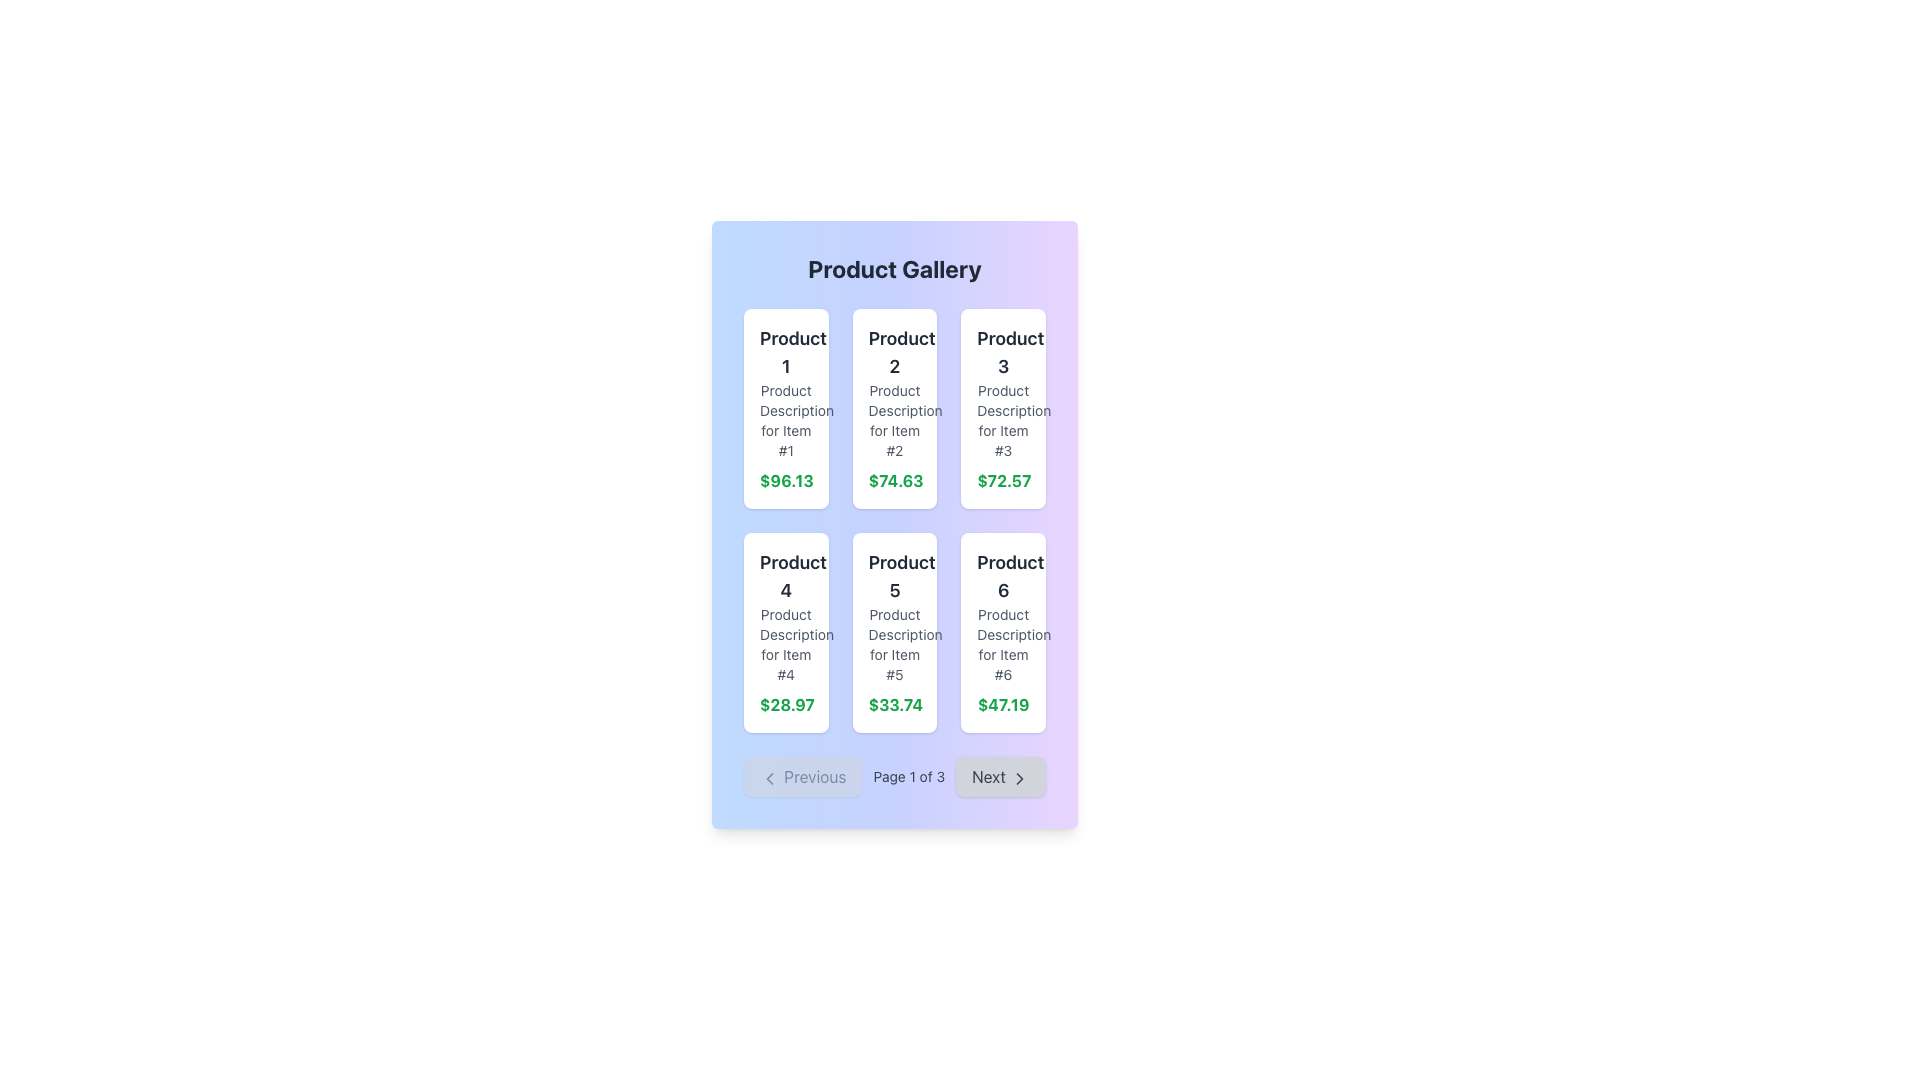 This screenshot has width=1920, height=1080. What do you see at coordinates (893, 407) in the screenshot?
I see `the Card component displaying 'Product 2' in bold text, with a description and price below, located in the second column of the first row of a 3x2 grid layout` at bounding box center [893, 407].